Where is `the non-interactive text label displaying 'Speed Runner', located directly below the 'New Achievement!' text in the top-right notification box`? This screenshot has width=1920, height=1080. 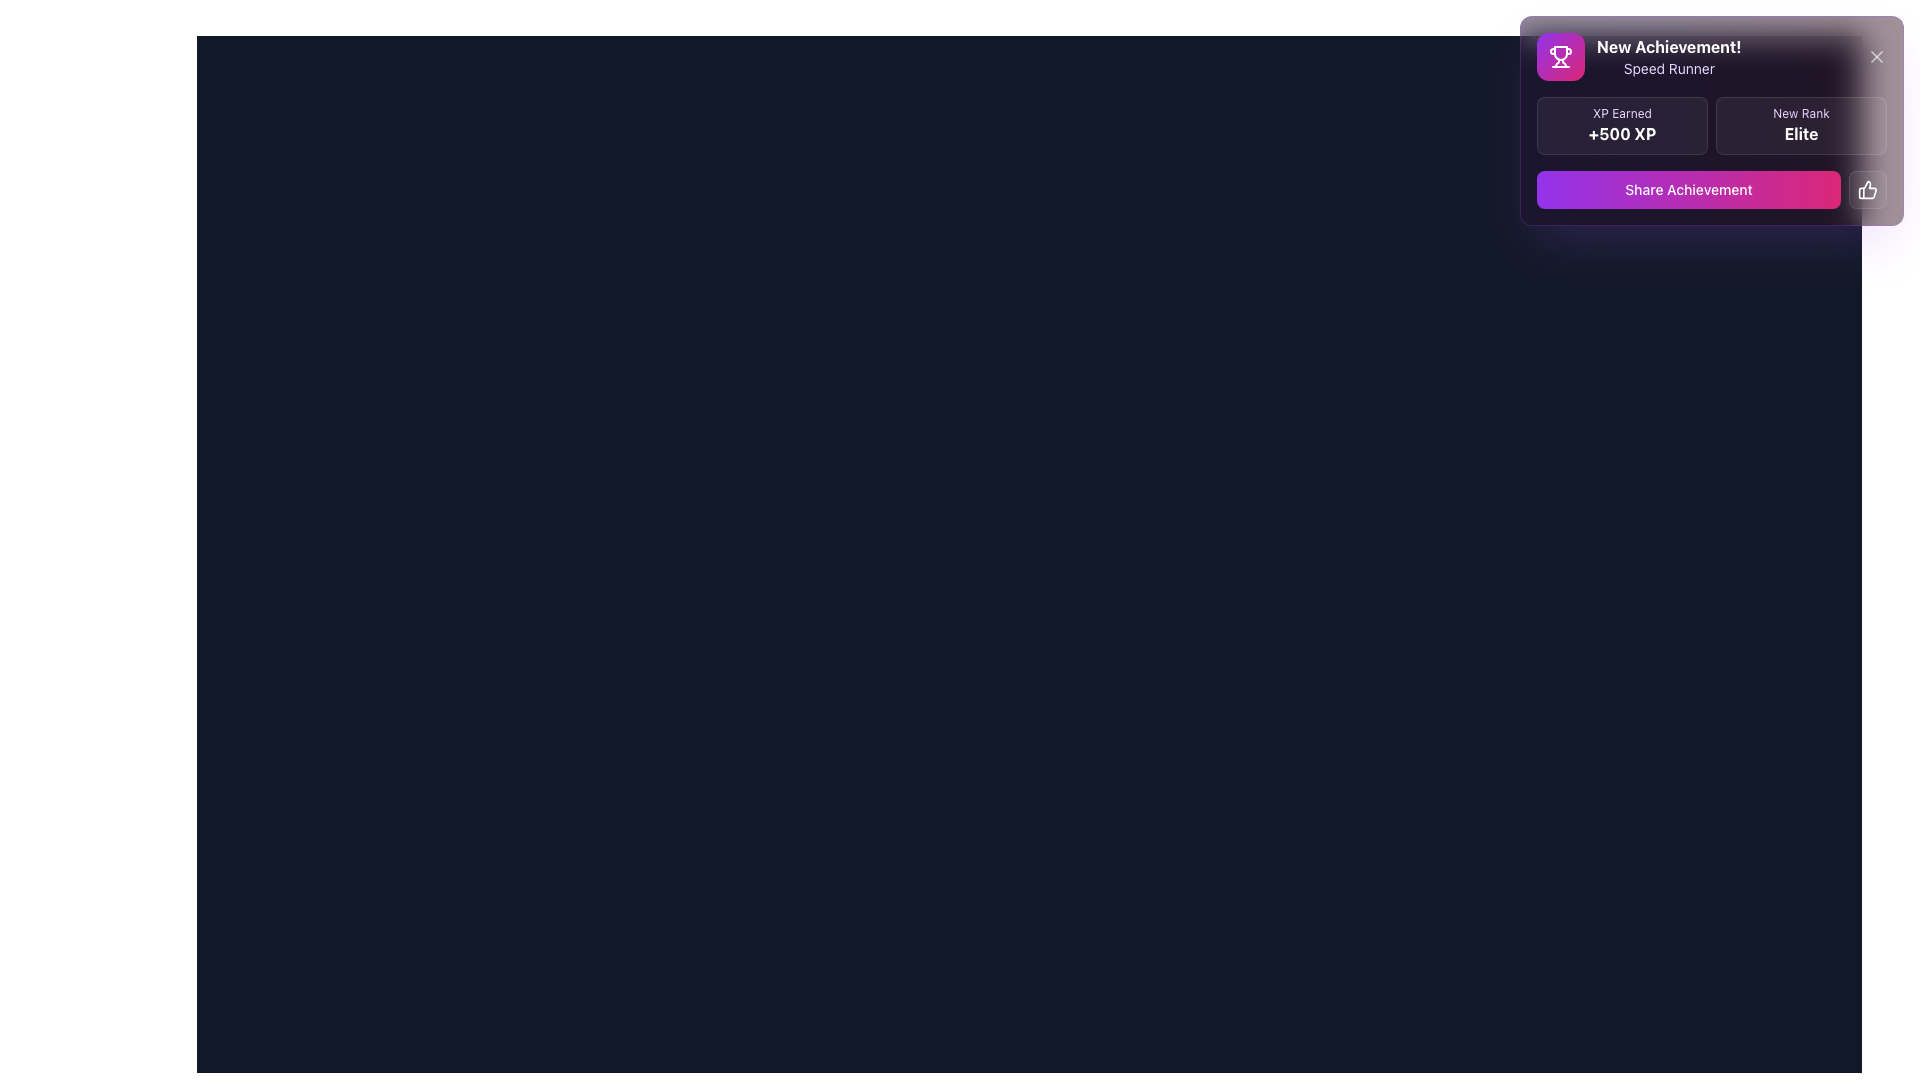
the non-interactive text label displaying 'Speed Runner', located directly below the 'New Achievement!' text in the top-right notification box is located at coordinates (1669, 68).